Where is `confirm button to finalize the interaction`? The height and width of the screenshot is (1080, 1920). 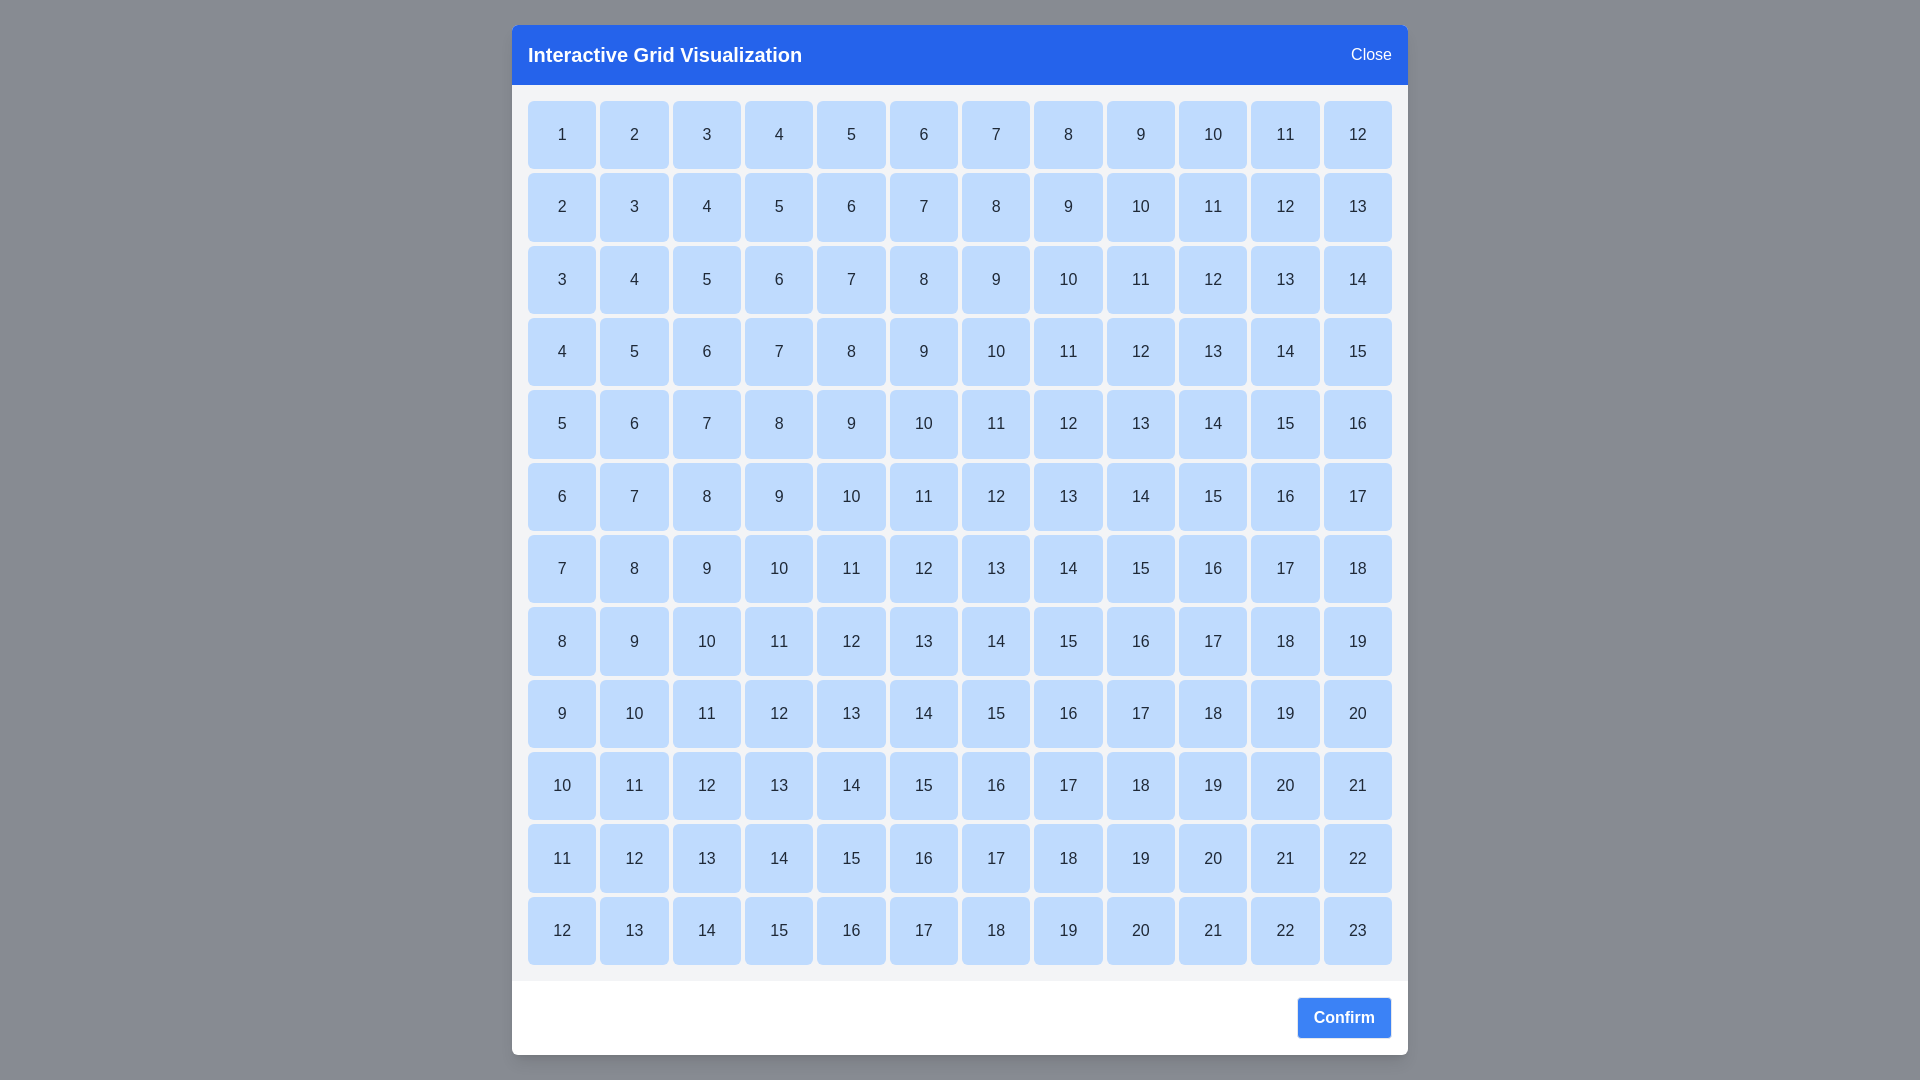 confirm button to finalize the interaction is located at coordinates (1344, 1018).